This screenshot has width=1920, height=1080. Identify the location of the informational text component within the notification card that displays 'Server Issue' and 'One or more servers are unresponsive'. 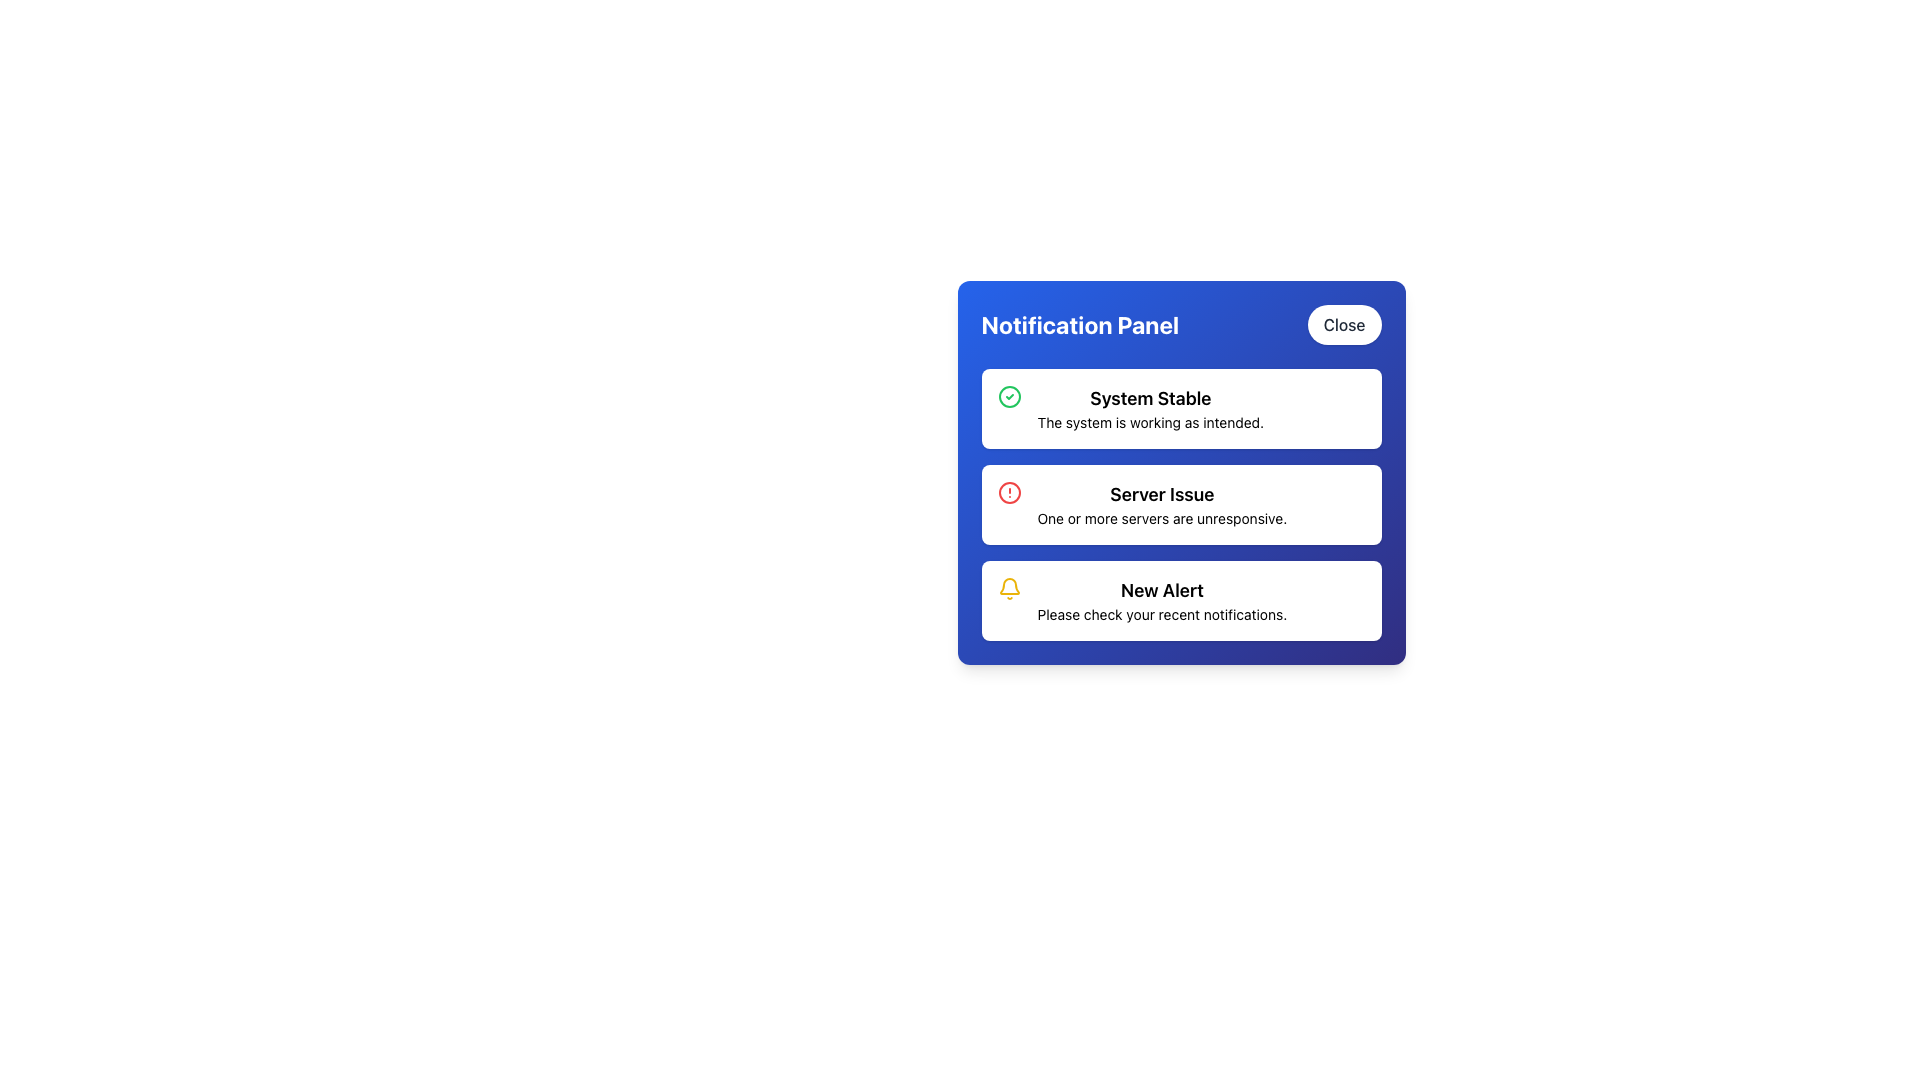
(1162, 504).